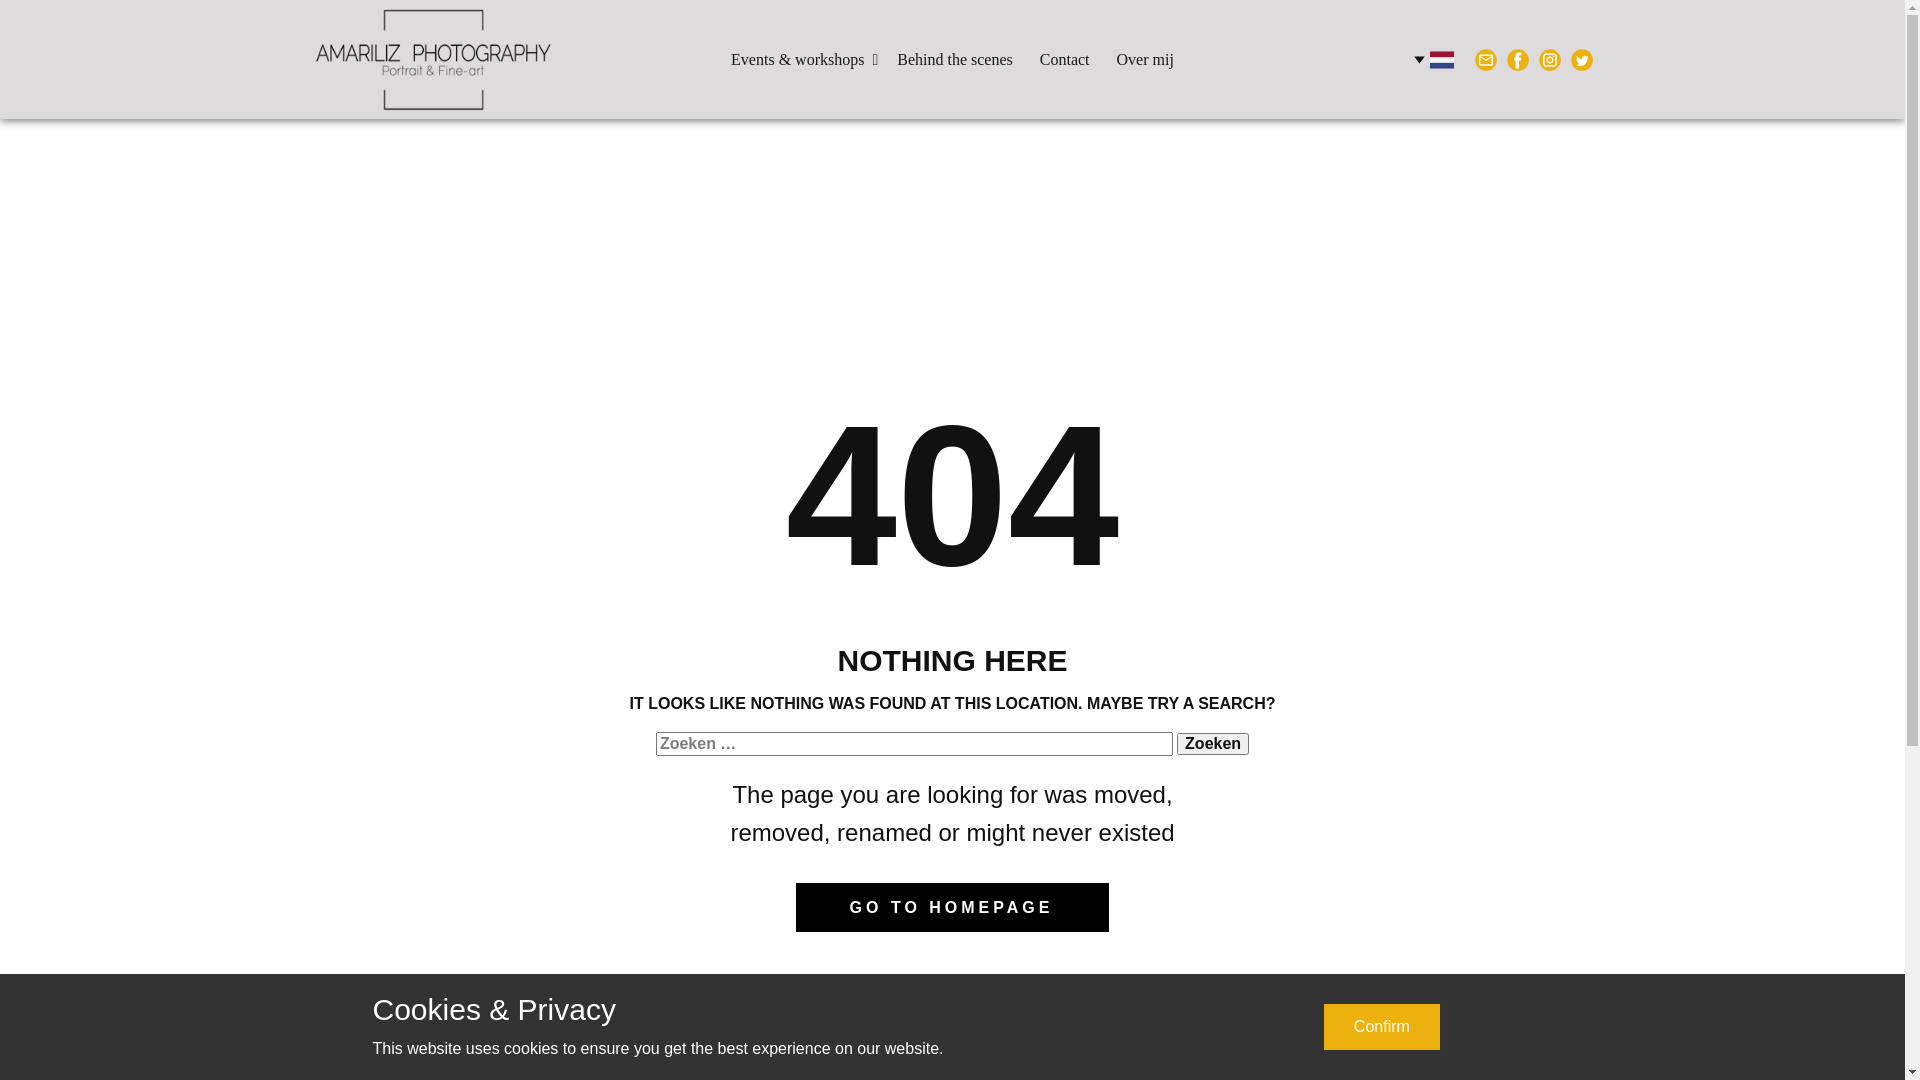  Describe the element at coordinates (800, 59) in the screenshot. I see `'Events & workshops'` at that location.